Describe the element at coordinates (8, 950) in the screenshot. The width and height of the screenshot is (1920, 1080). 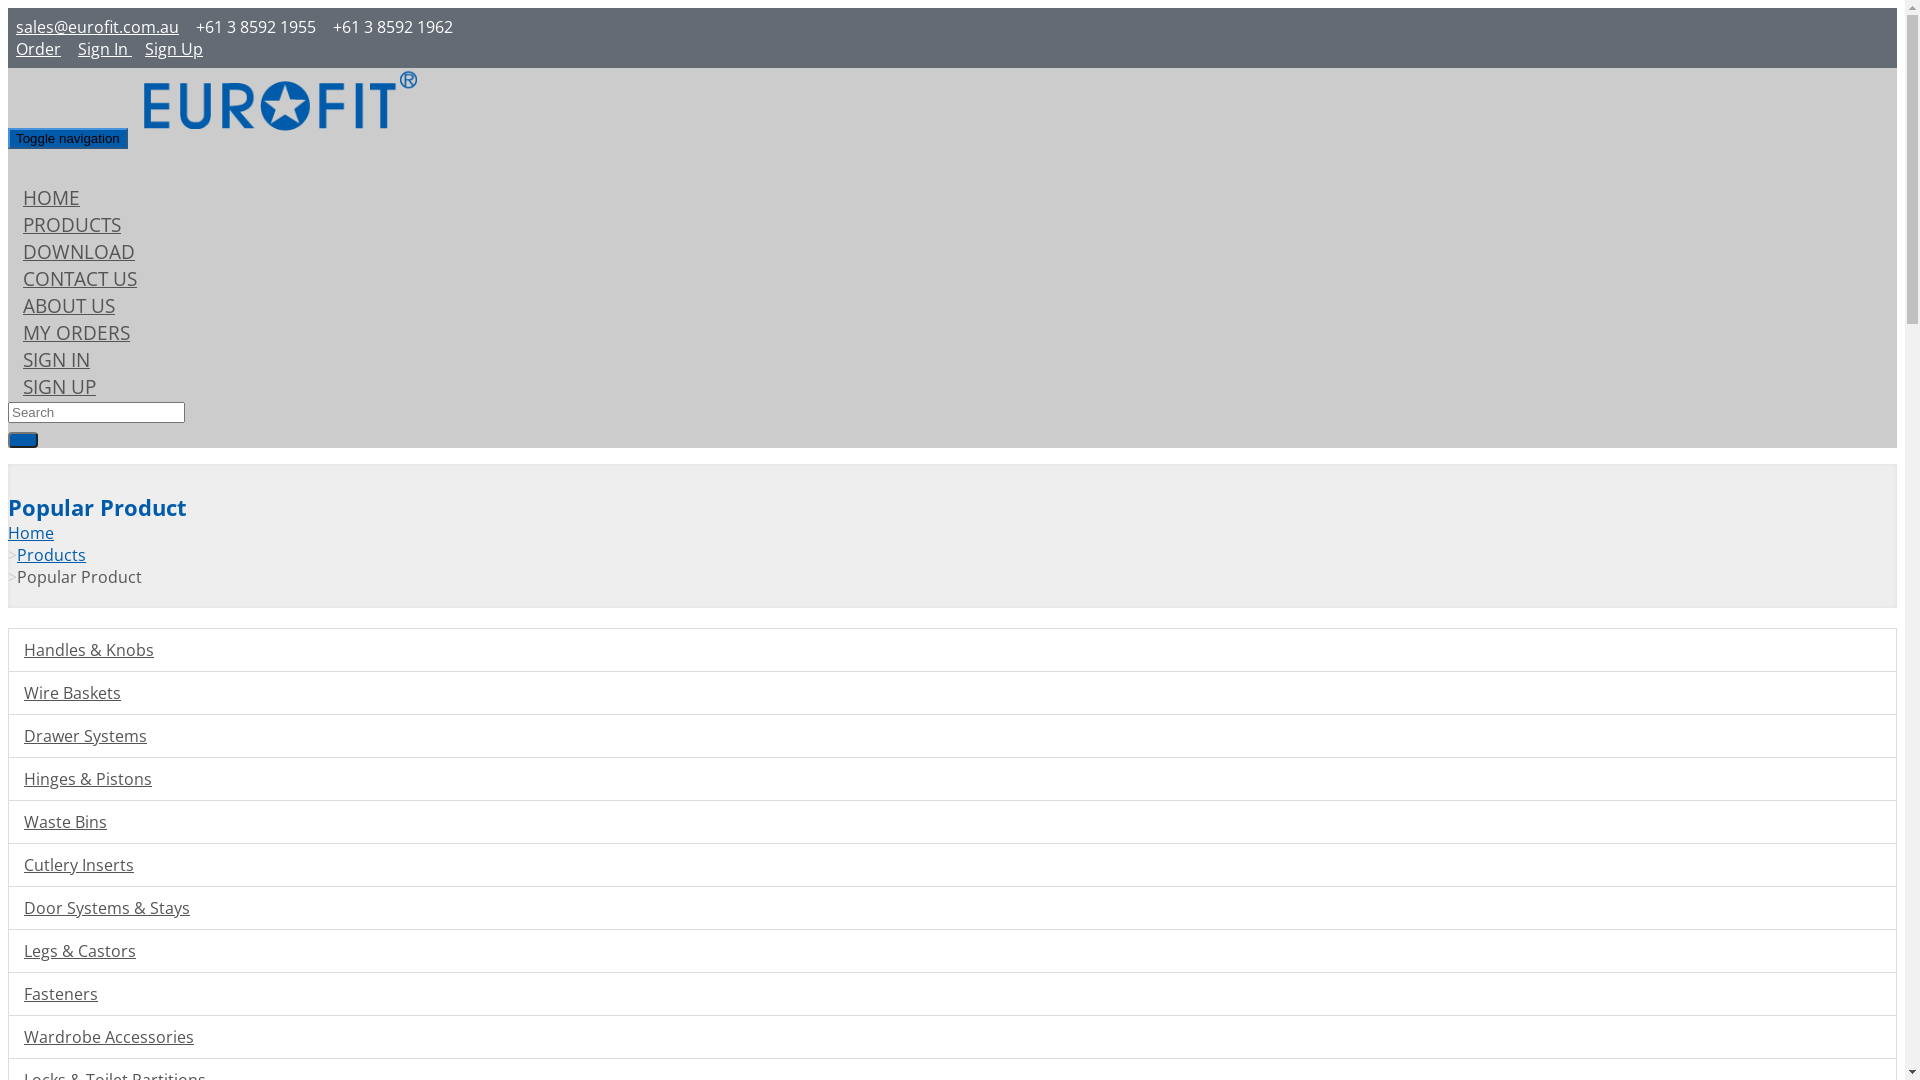
I see `'Legs & Castors'` at that location.